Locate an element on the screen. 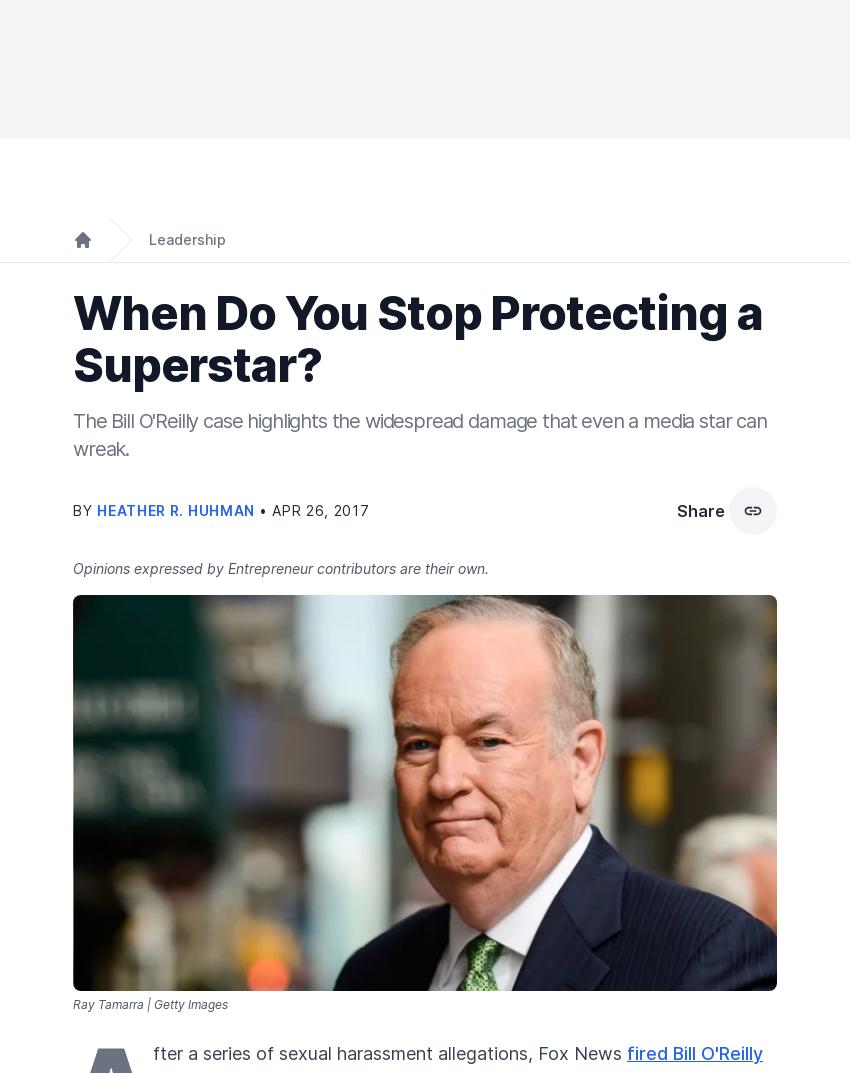 Image resolution: width=850 pixels, height=1073 pixels. 'Most Popular' is located at coordinates (196, 377).